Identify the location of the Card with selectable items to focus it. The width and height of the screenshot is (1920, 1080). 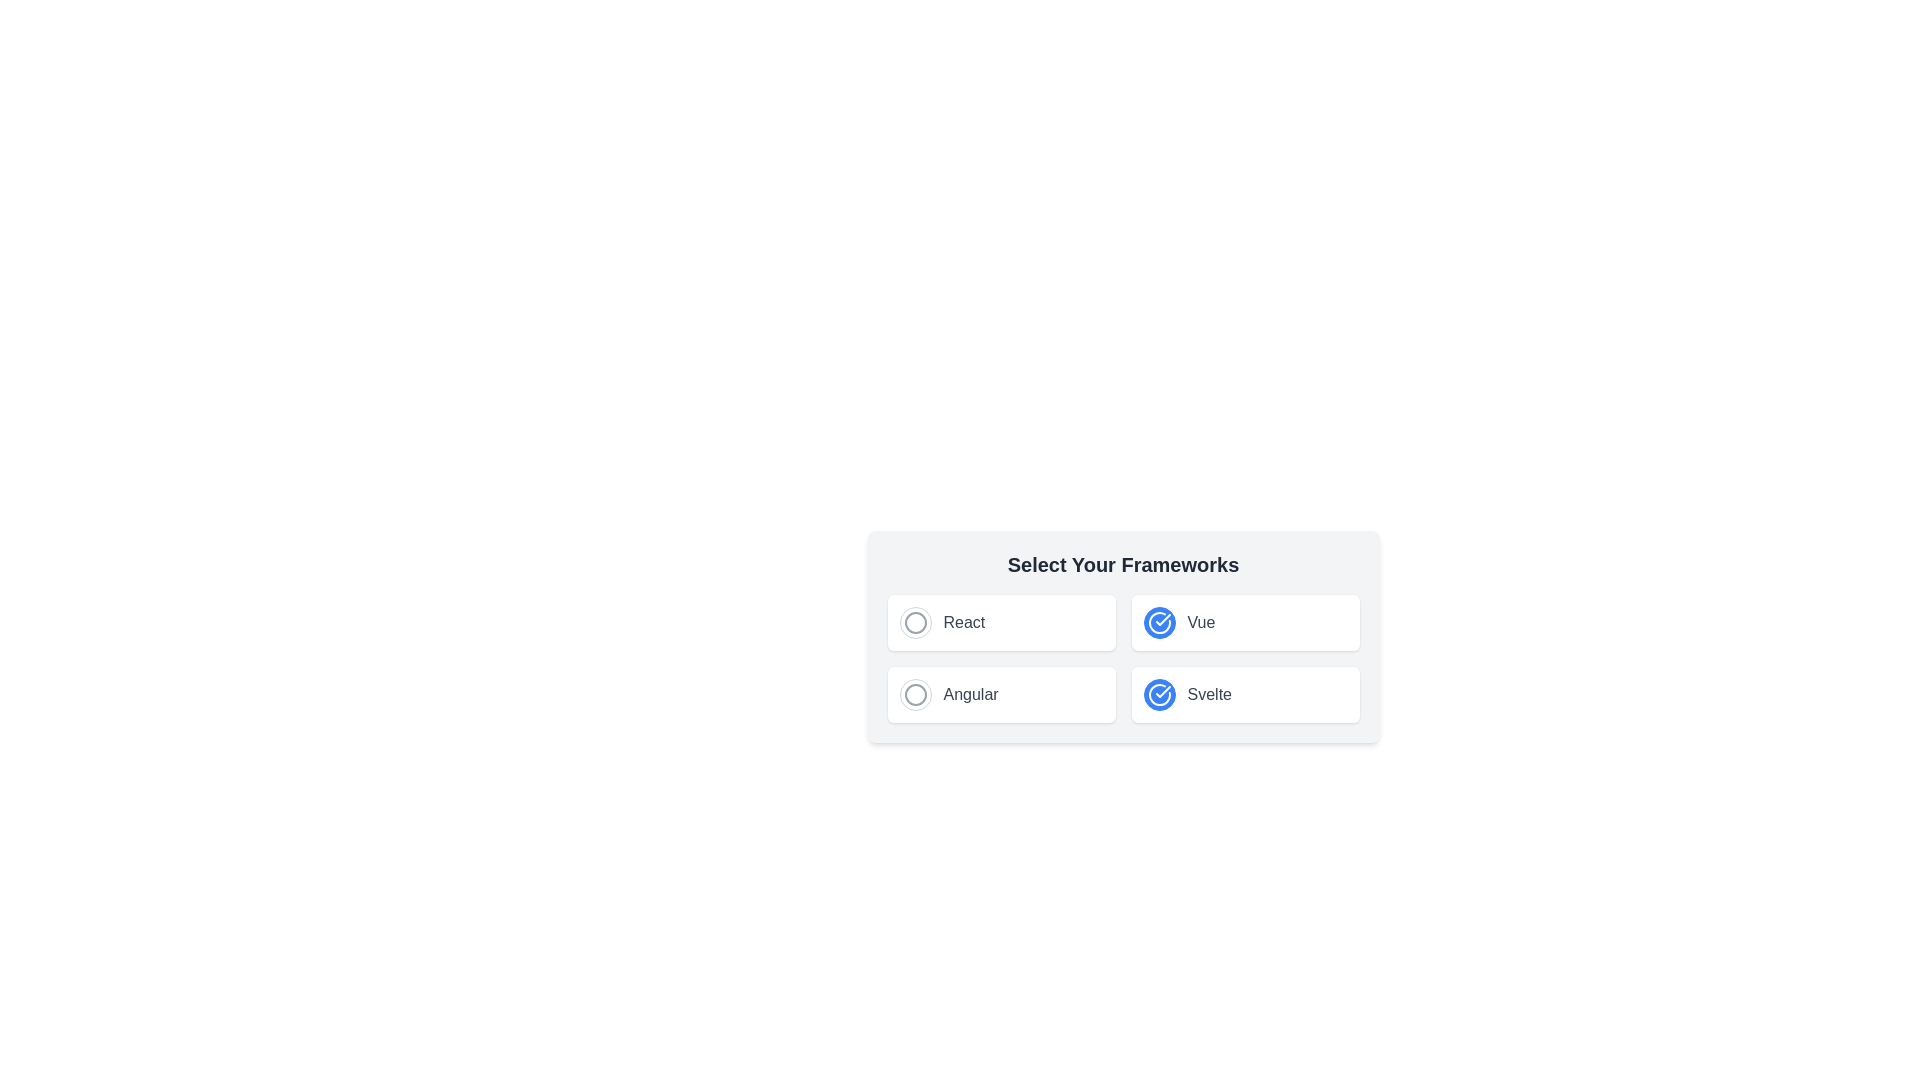
(1123, 636).